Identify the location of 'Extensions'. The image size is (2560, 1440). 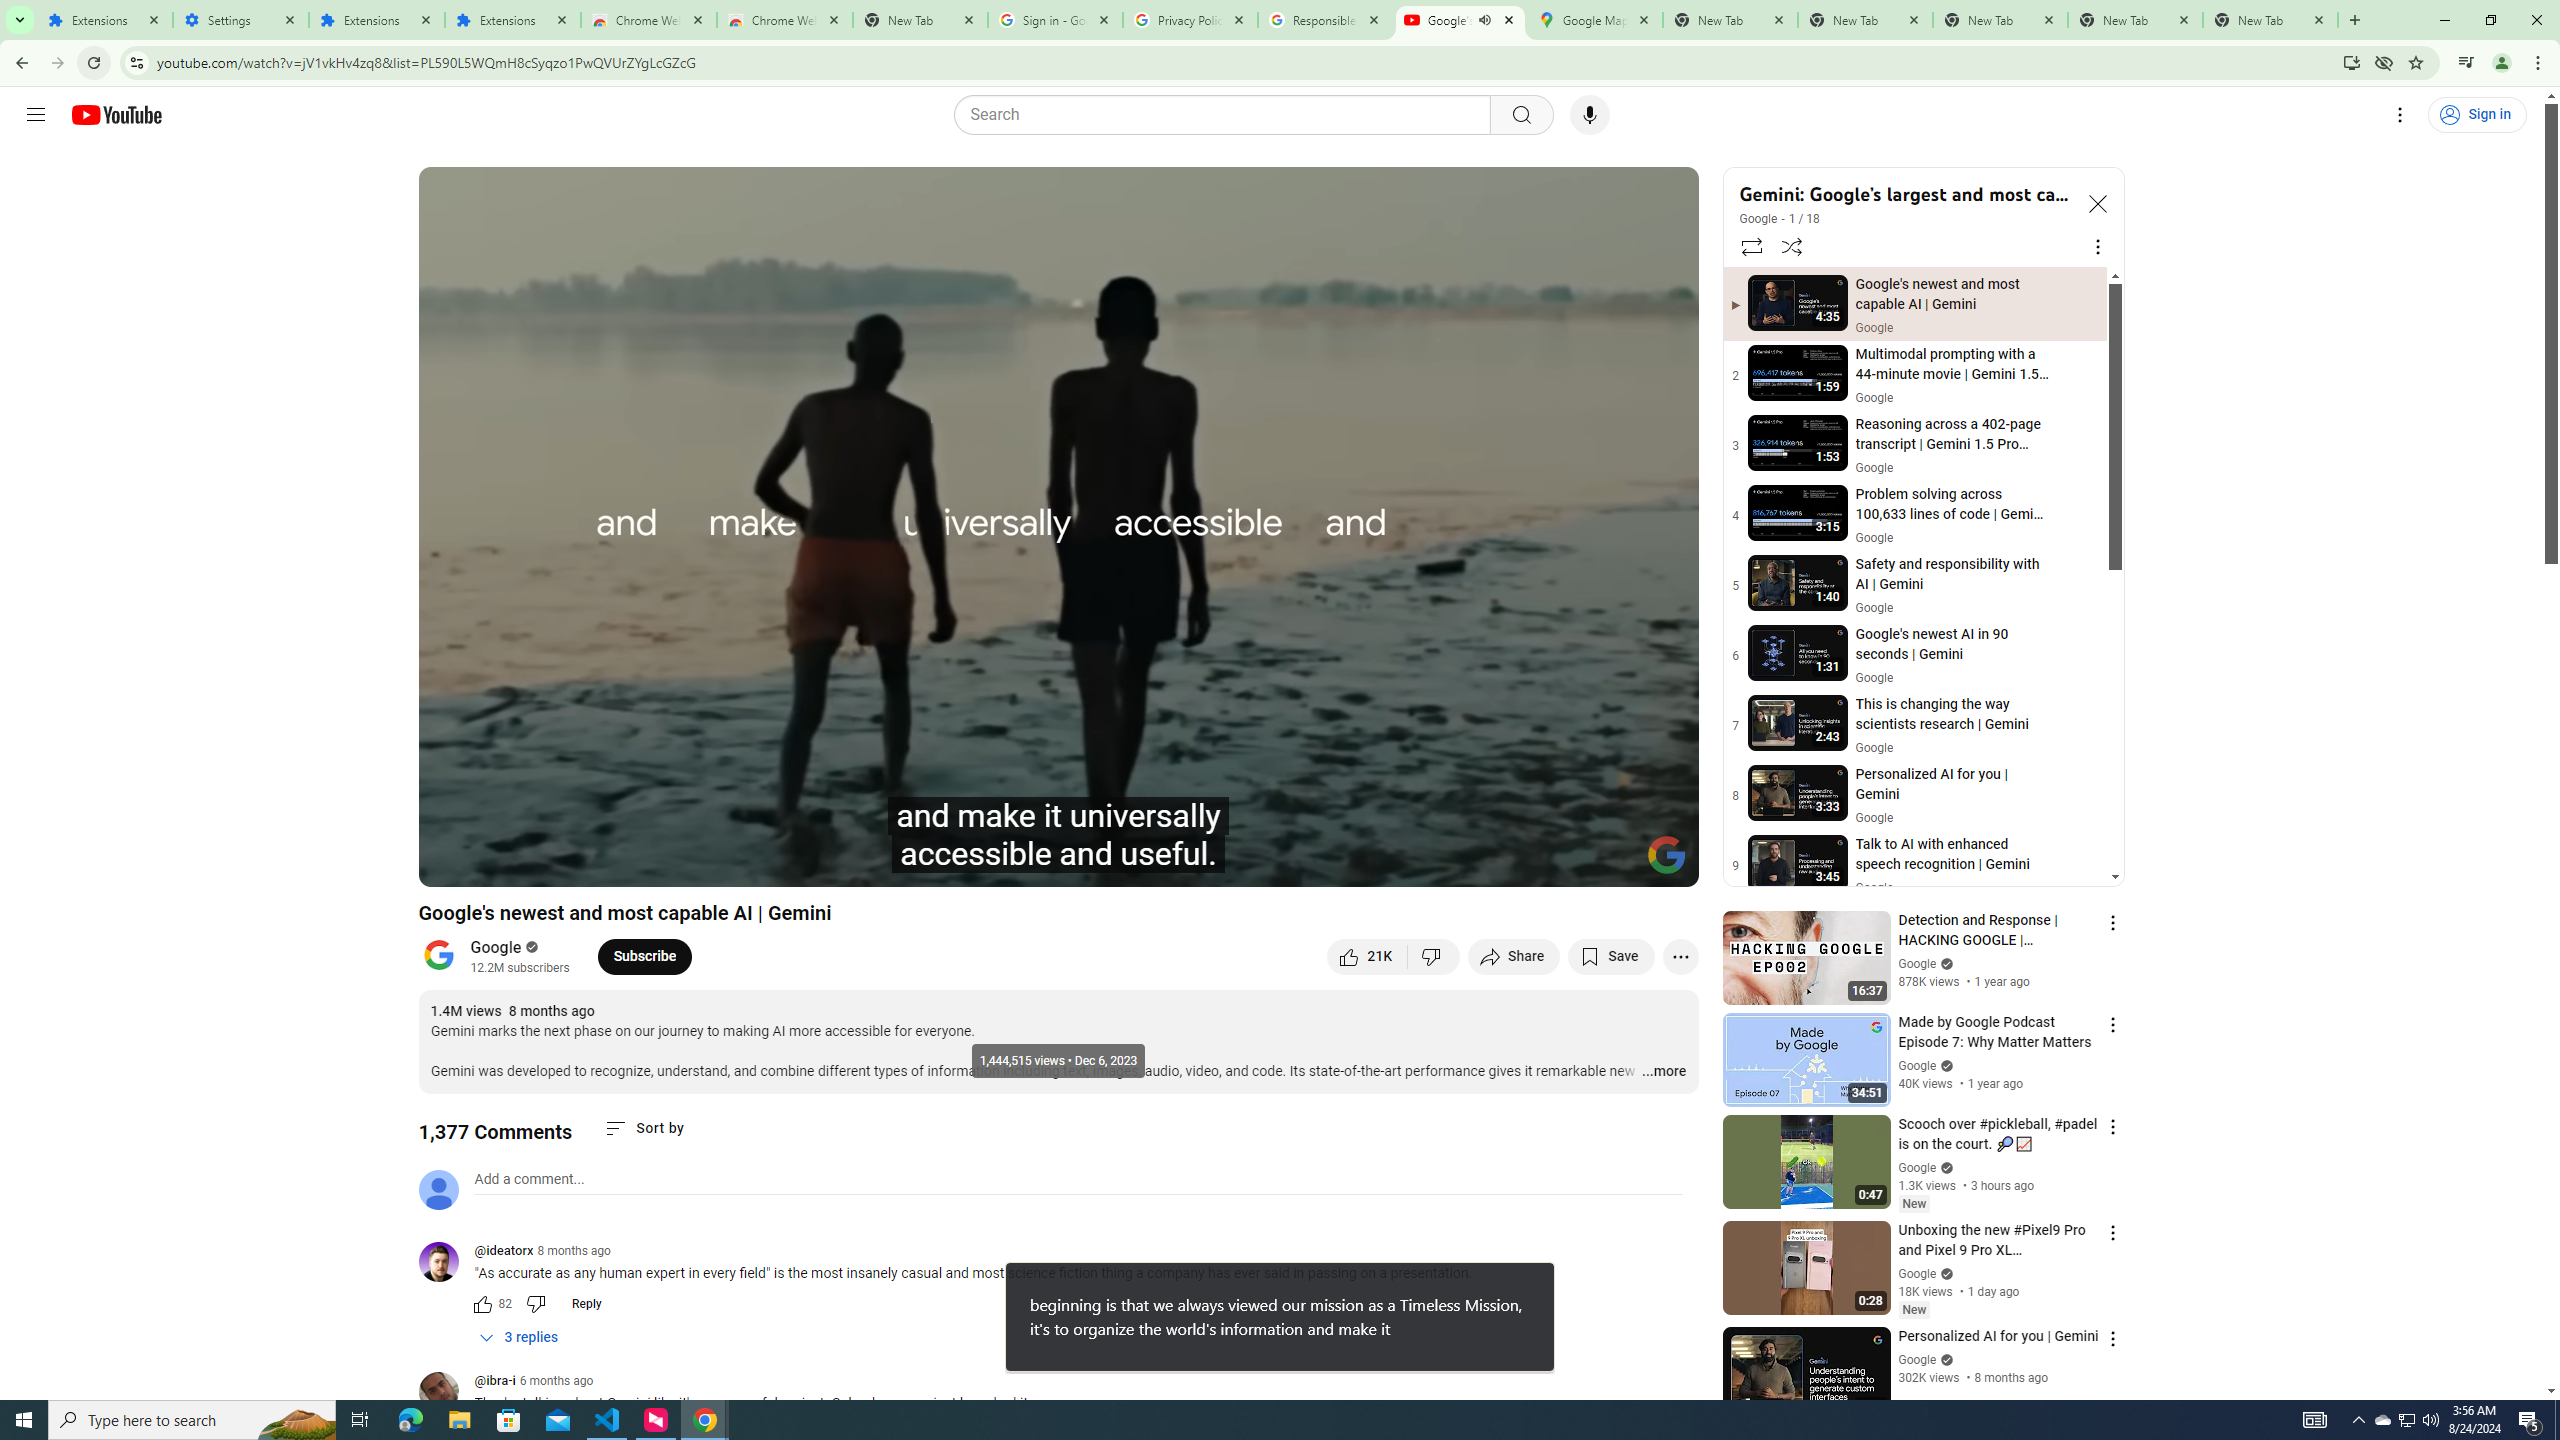
(103, 19).